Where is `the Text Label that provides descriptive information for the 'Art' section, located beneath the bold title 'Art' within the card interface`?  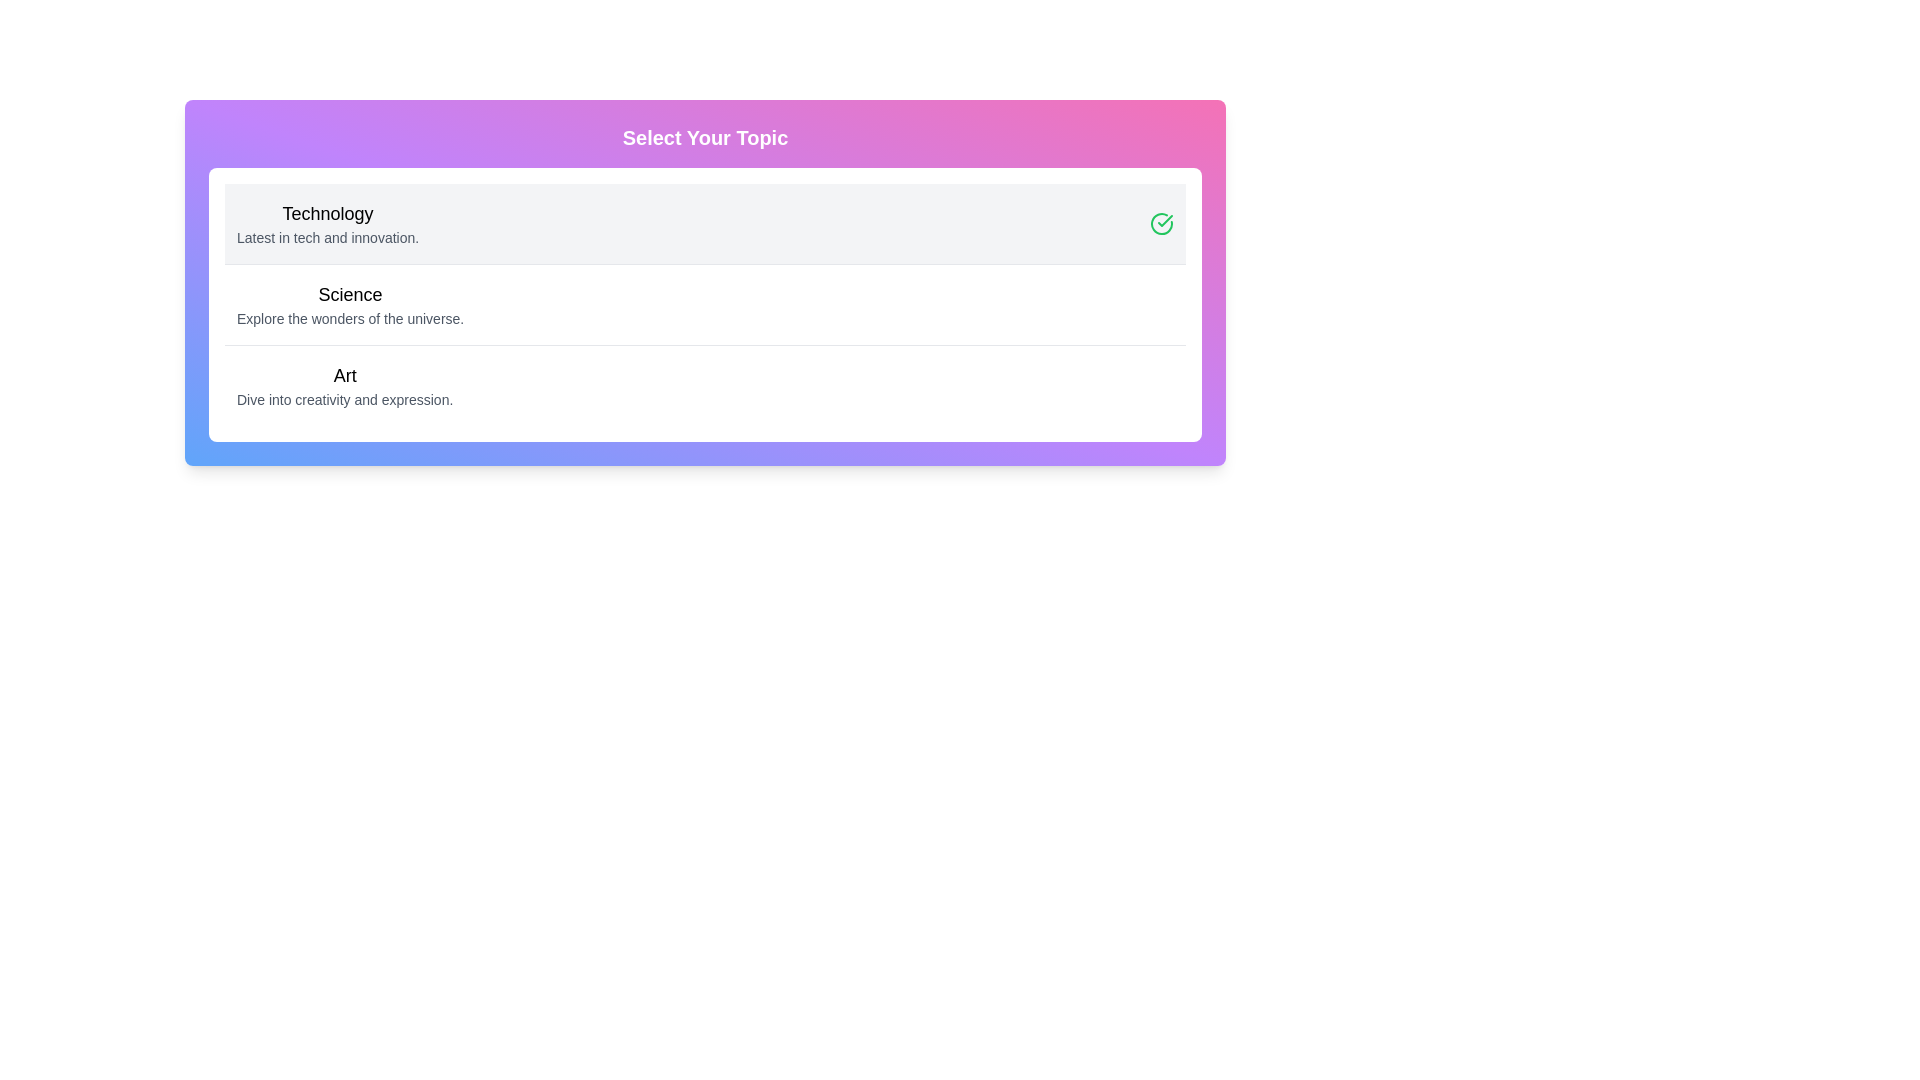 the Text Label that provides descriptive information for the 'Art' section, located beneath the bold title 'Art' within the card interface is located at coordinates (345, 400).